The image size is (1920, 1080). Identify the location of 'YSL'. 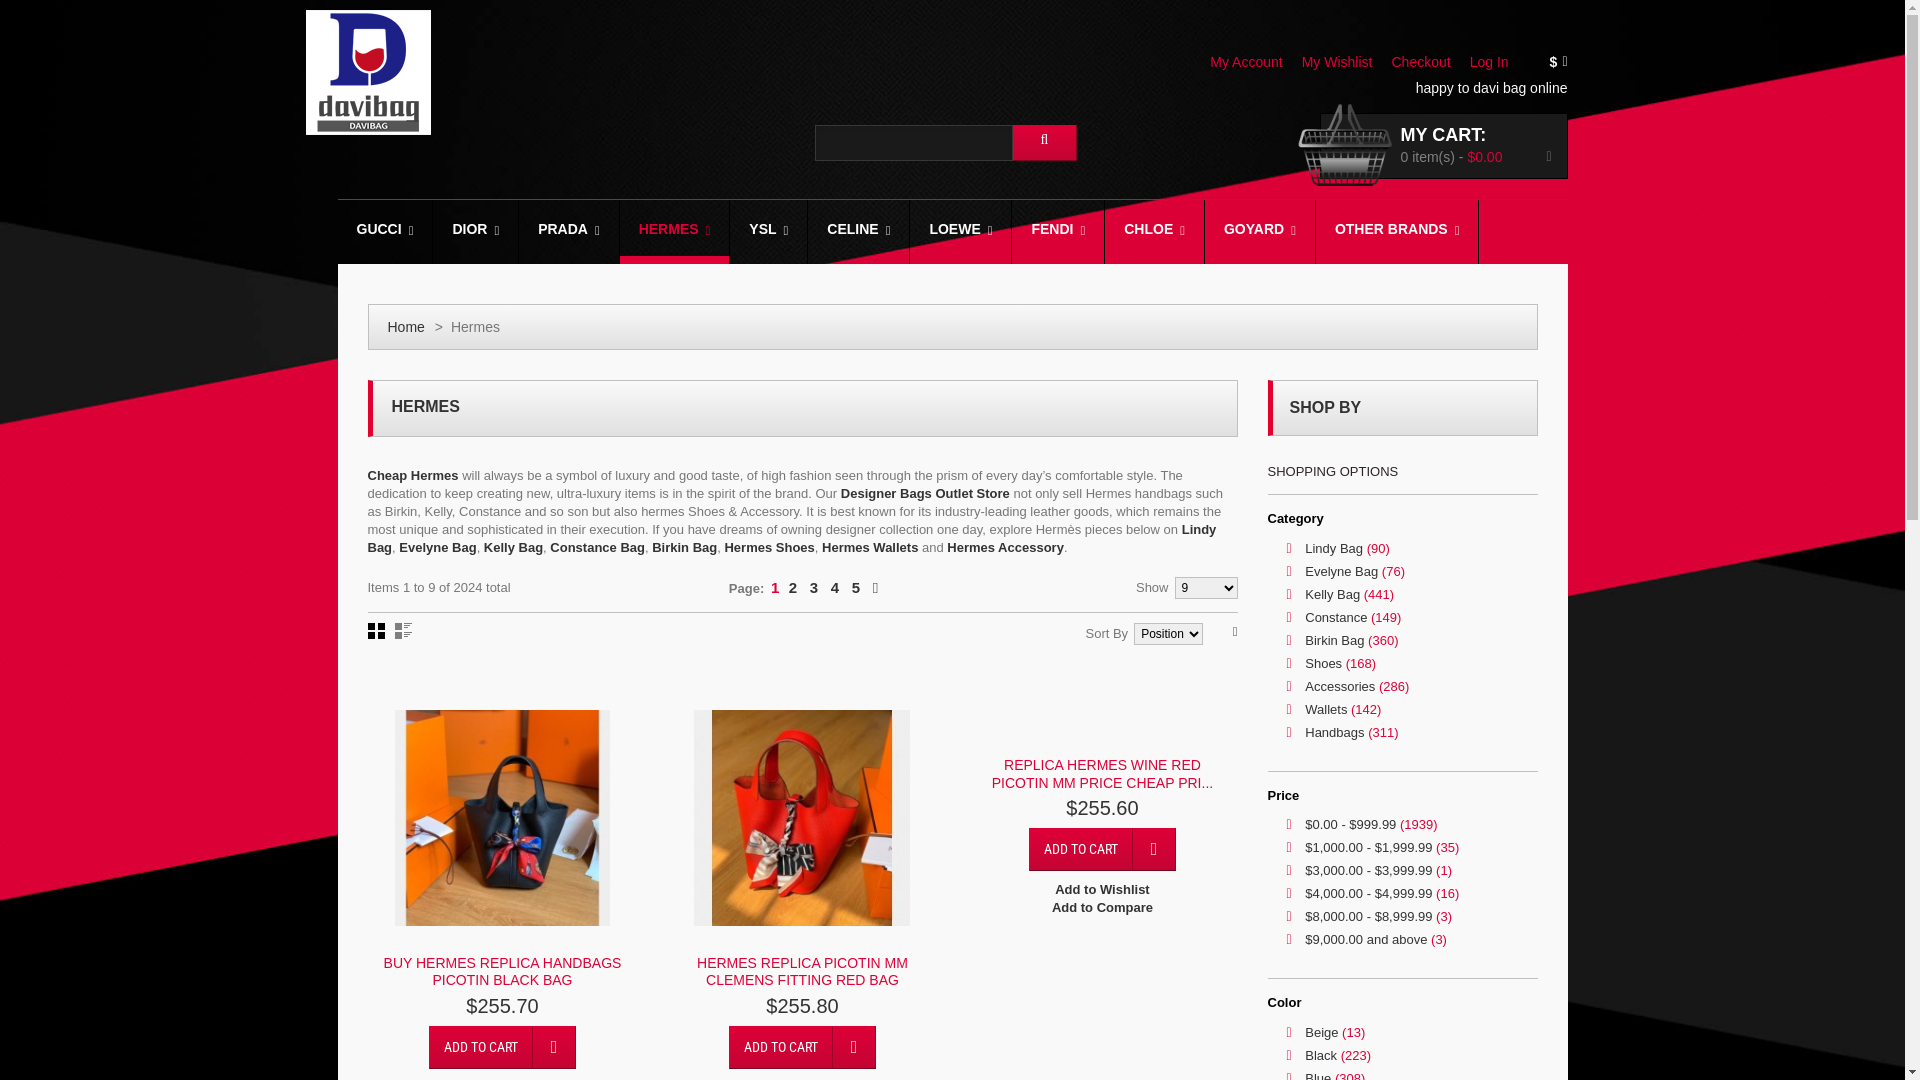
(767, 230).